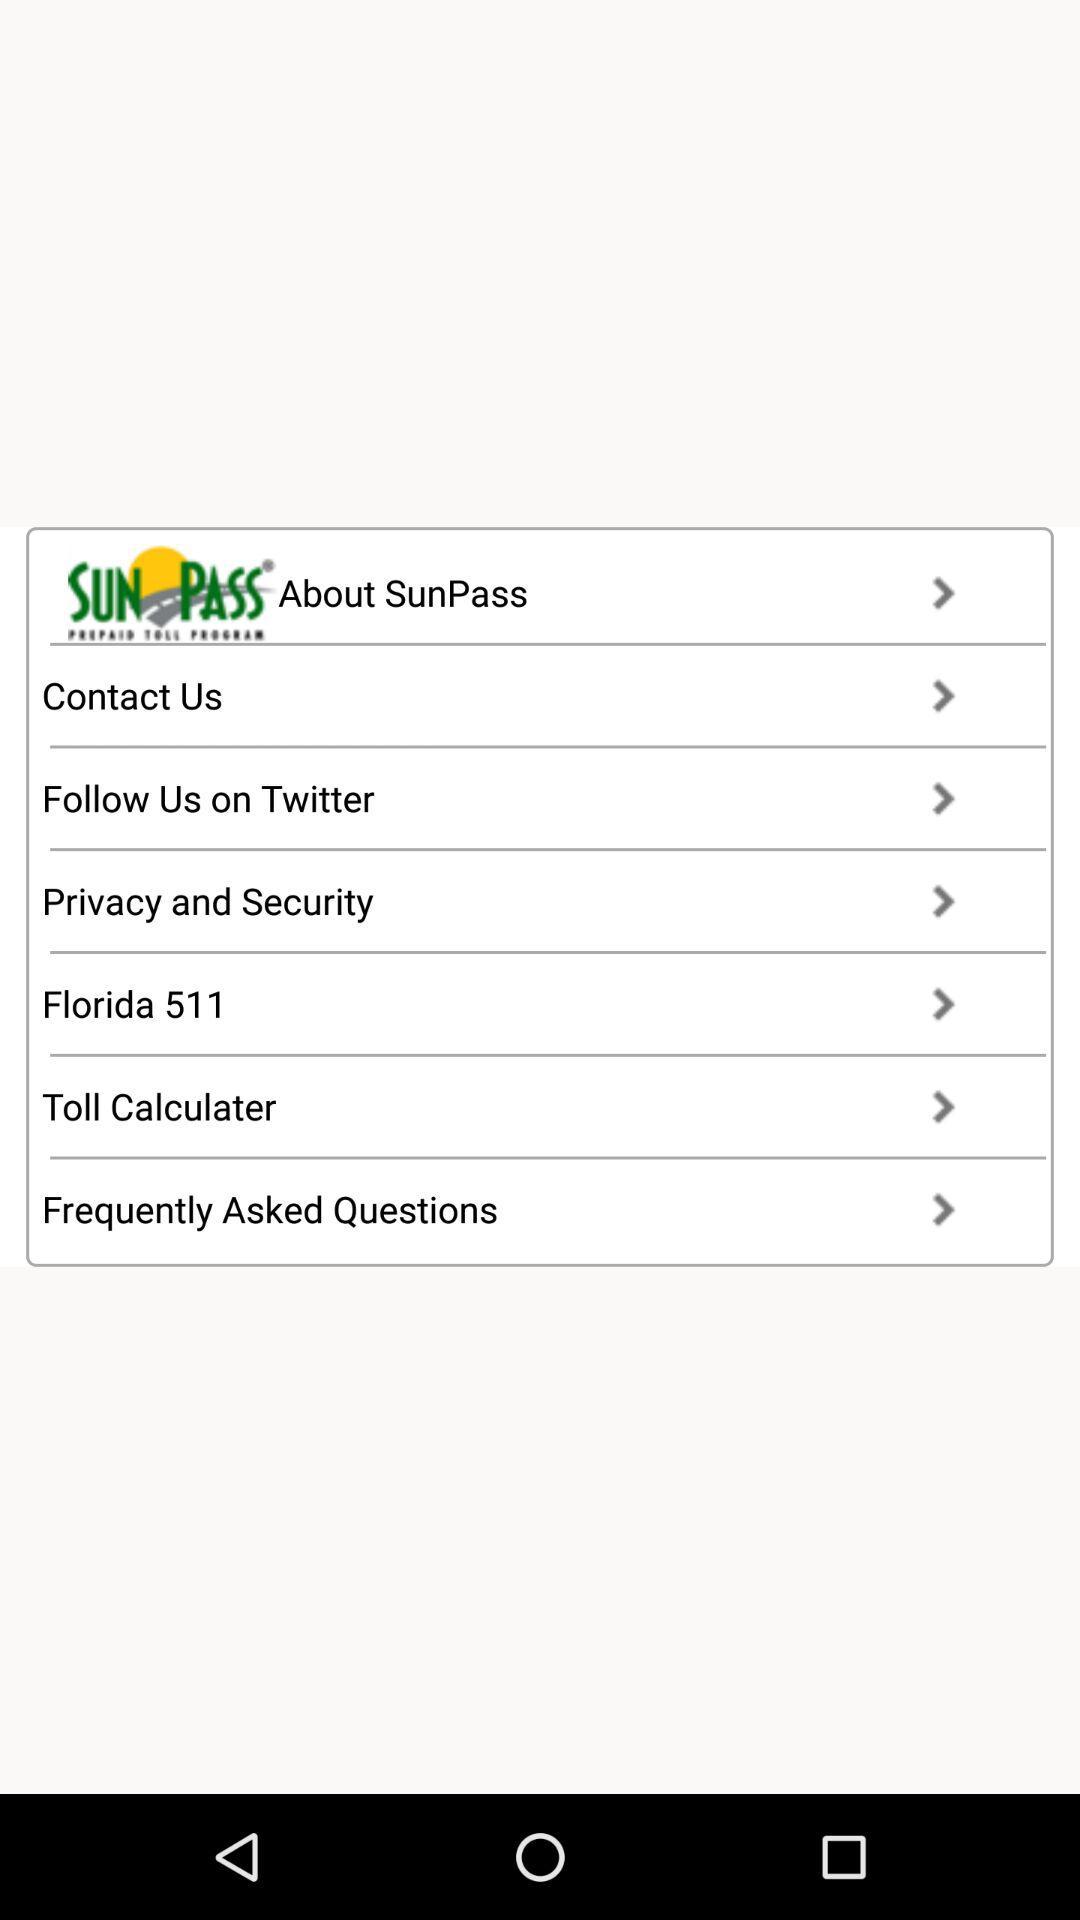  Describe the element at coordinates (516, 900) in the screenshot. I see `the privacy and security button` at that location.